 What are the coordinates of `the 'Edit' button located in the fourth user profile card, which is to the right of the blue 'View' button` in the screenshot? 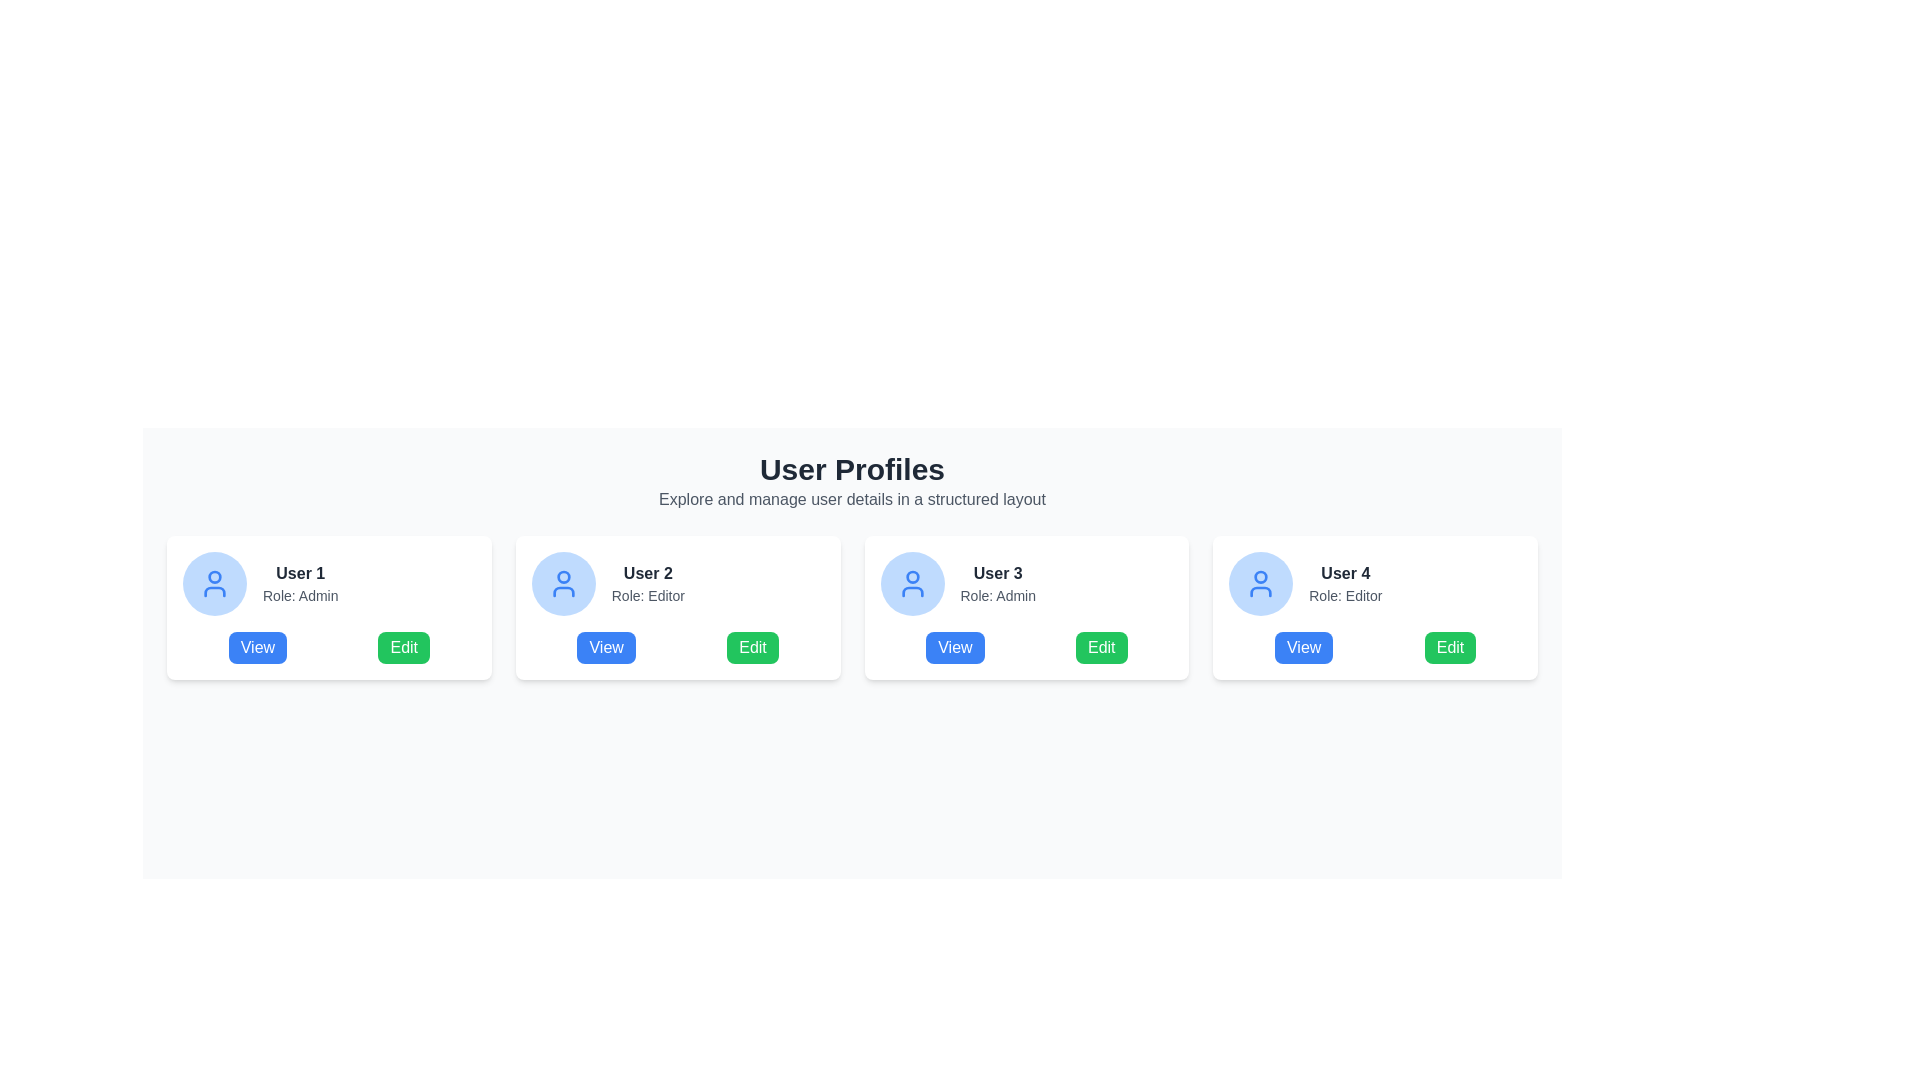 It's located at (1449, 648).